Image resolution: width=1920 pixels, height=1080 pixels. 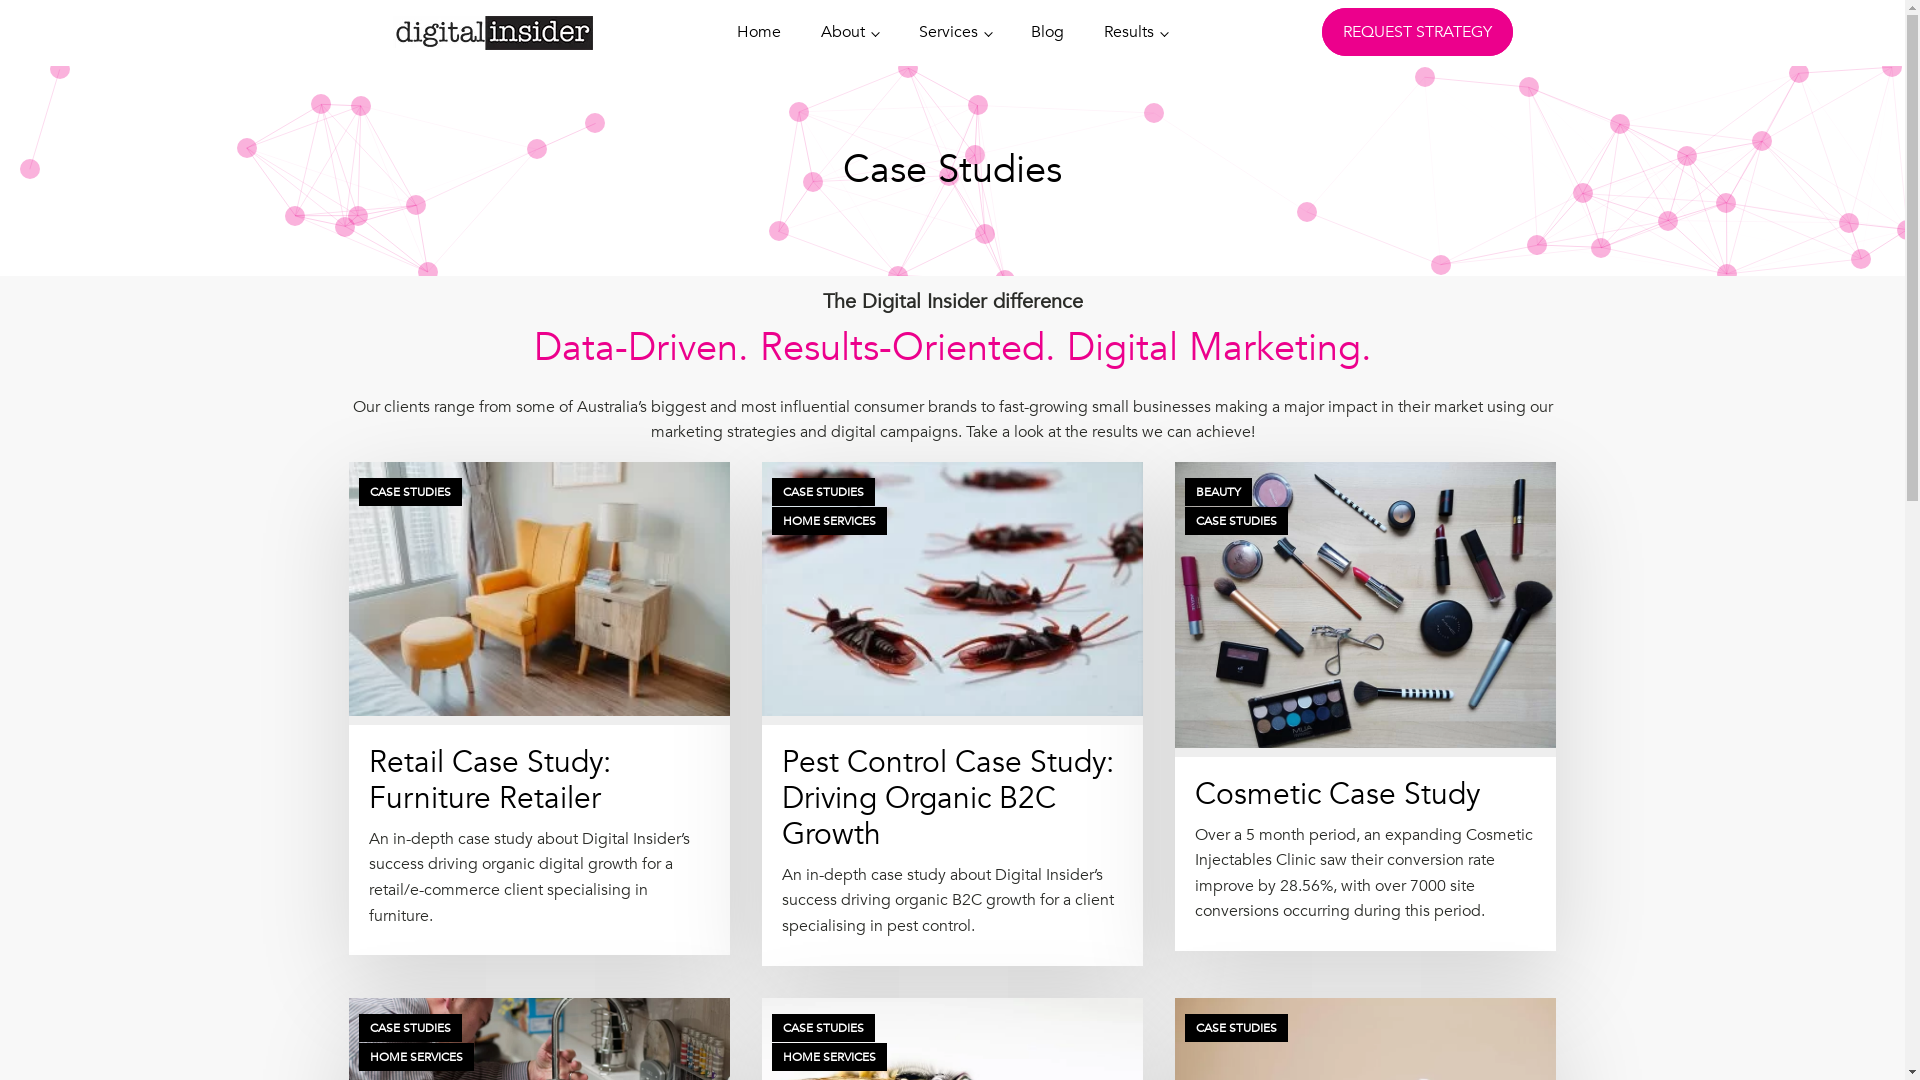 I want to click on 'About', so click(x=849, y=33).